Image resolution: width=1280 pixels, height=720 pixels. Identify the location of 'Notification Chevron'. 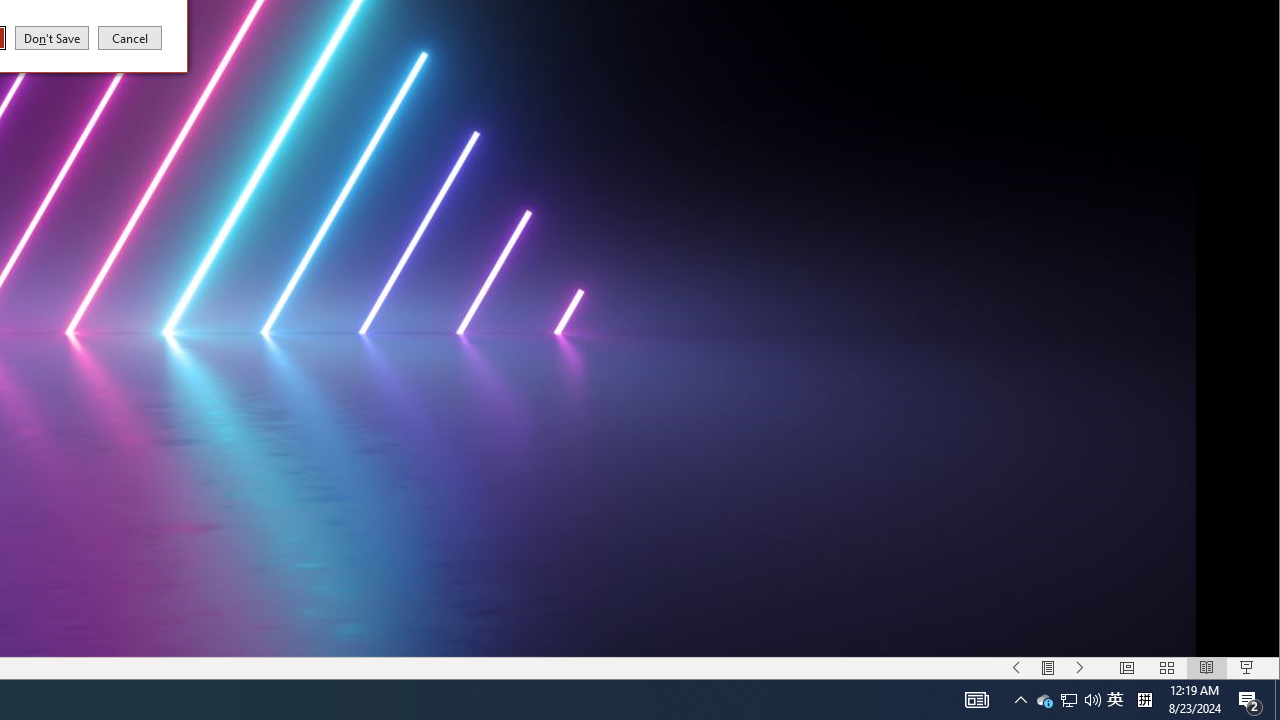
(1020, 698).